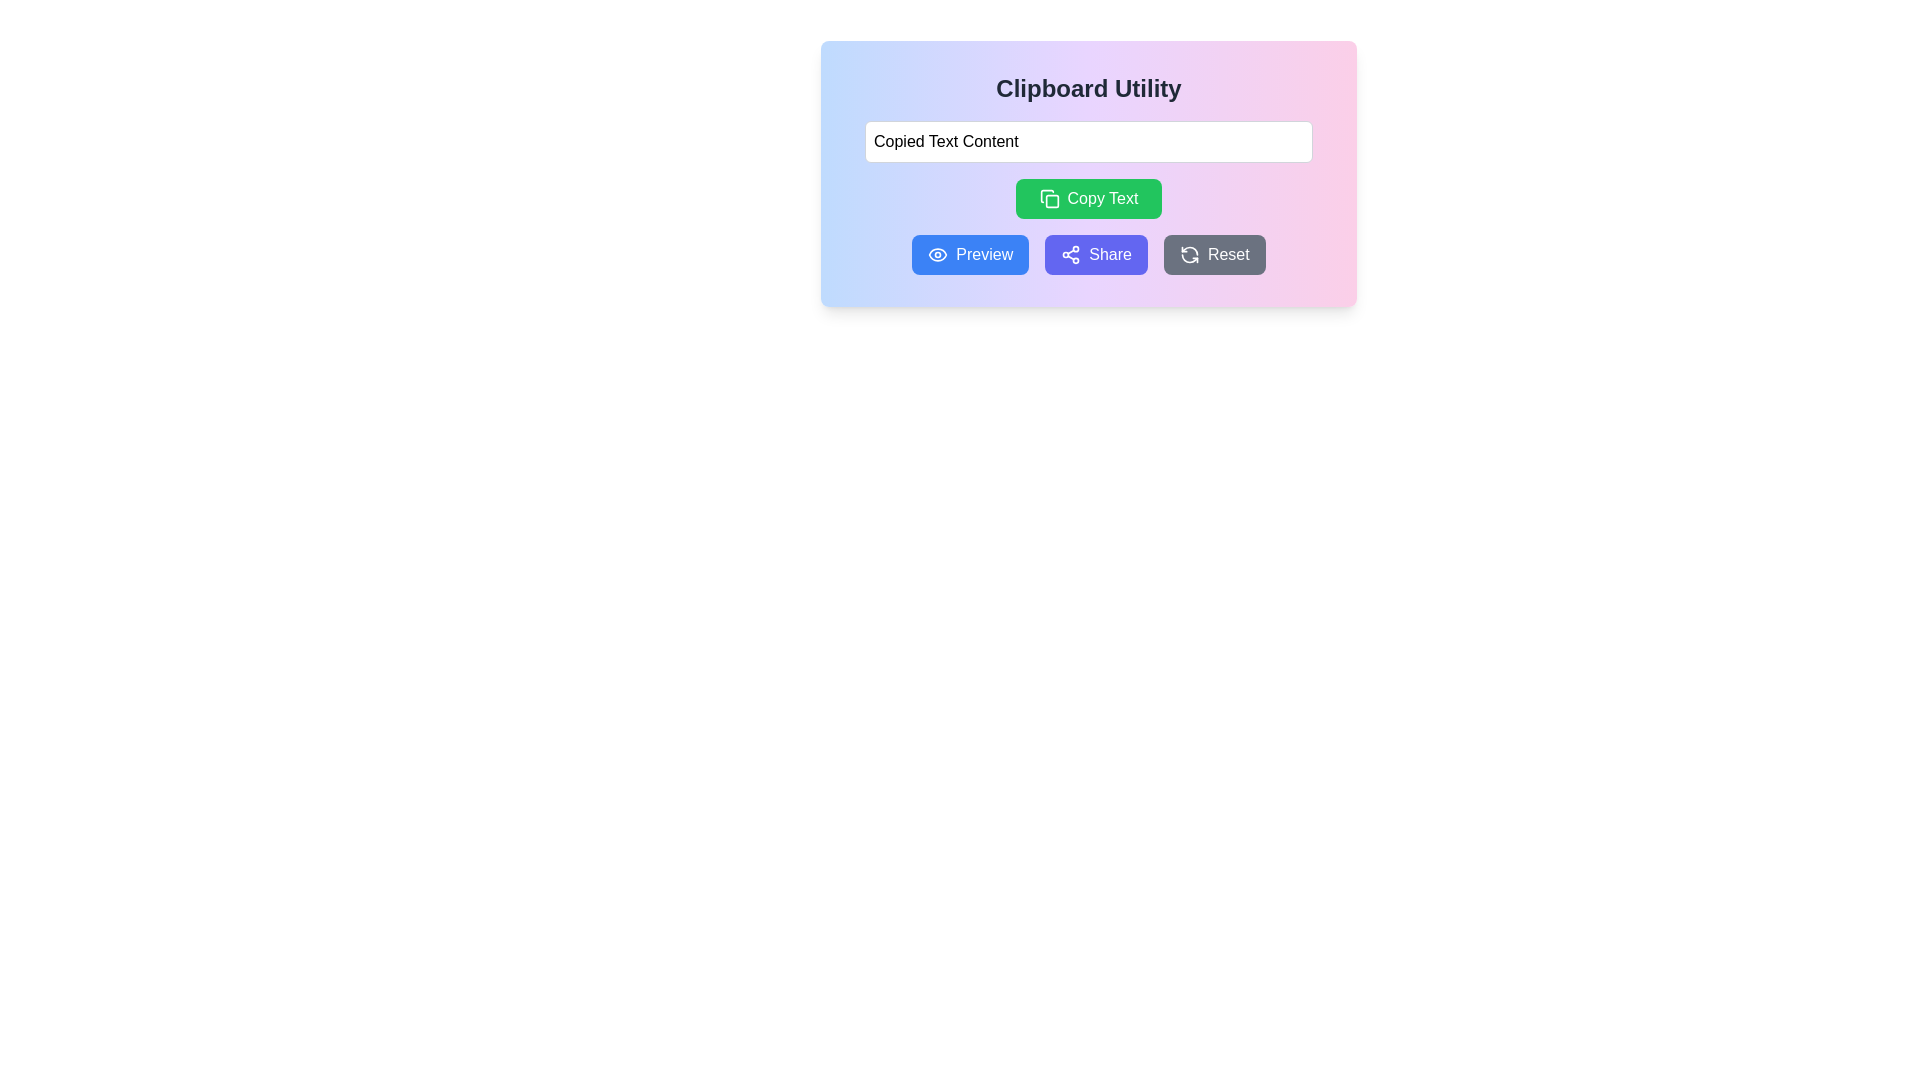  I want to click on the 'Share' button with a purple background and white text, so click(1095, 253).